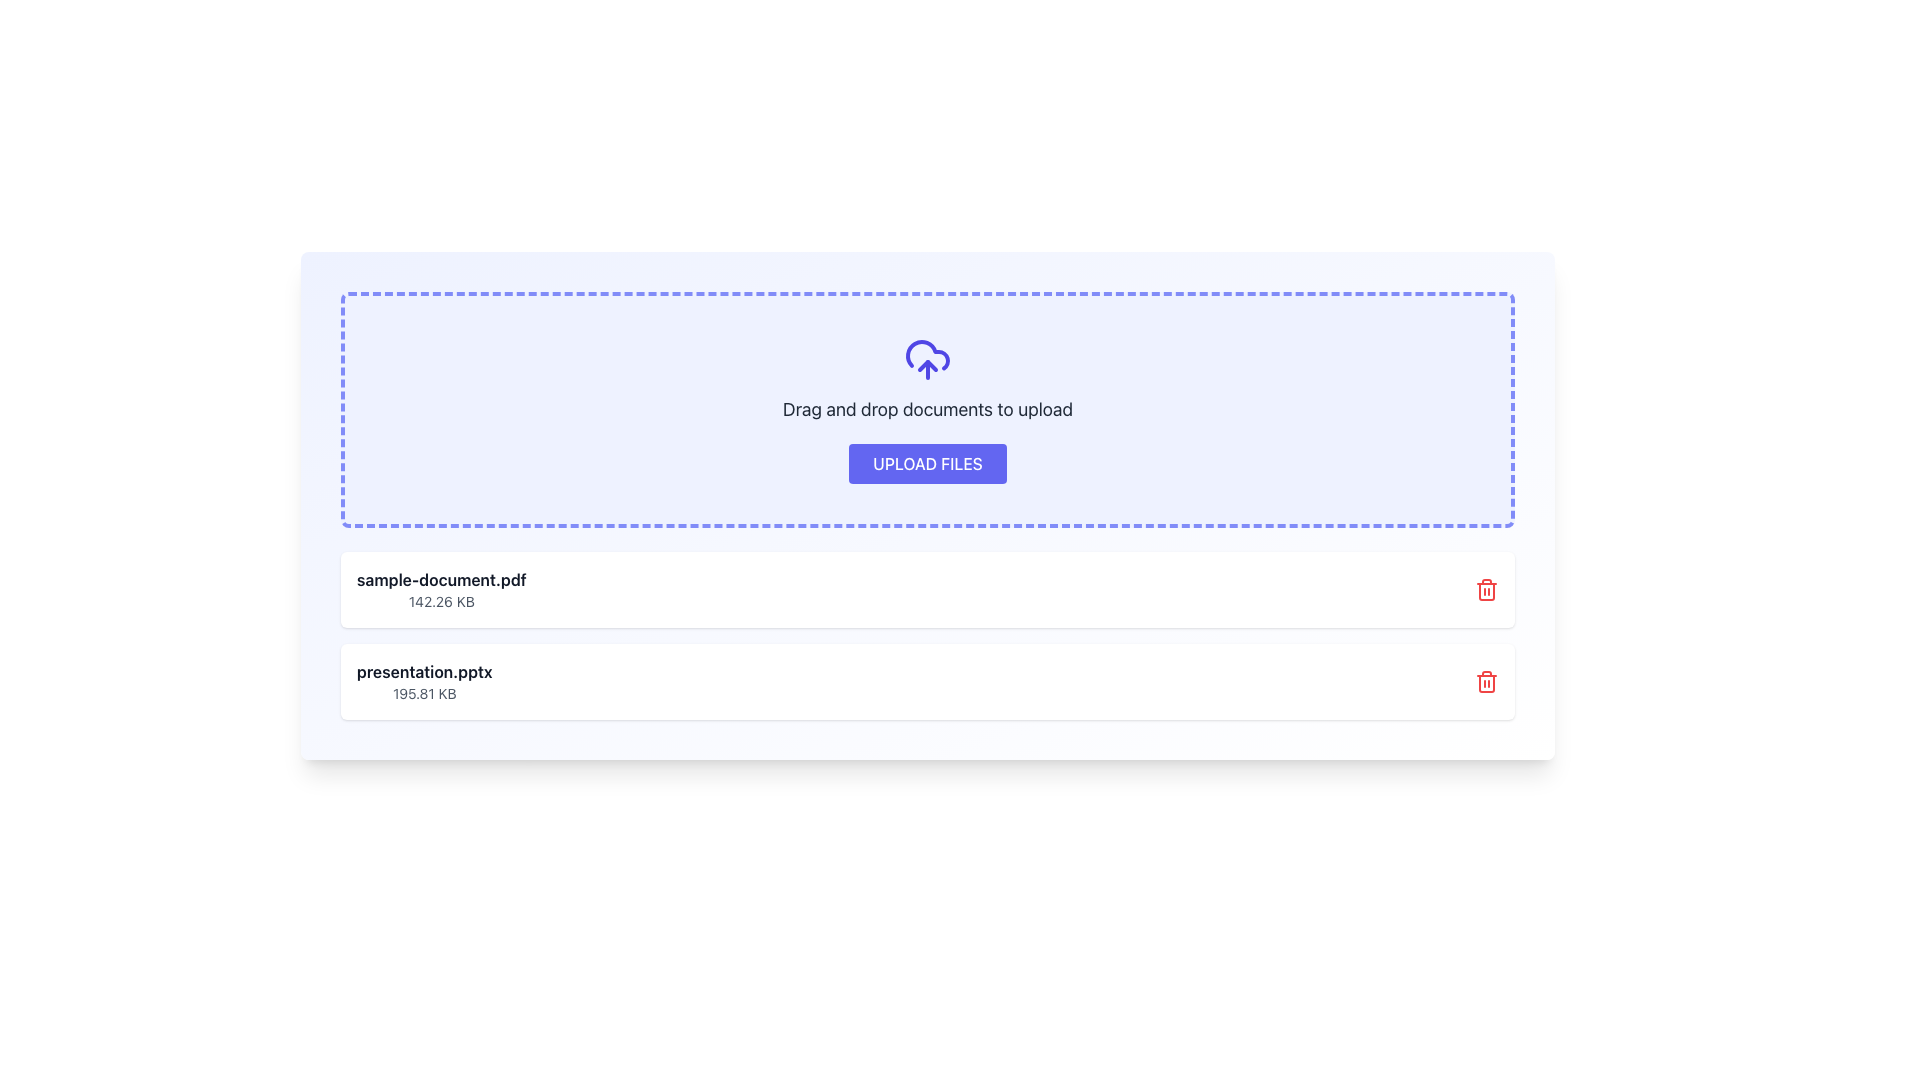 The height and width of the screenshot is (1080, 1920). I want to click on the text block displaying the file name 'sample-document.pdf' and its size '142.26 KB', which is located in the left section of the file list below the upload section, so click(440, 589).